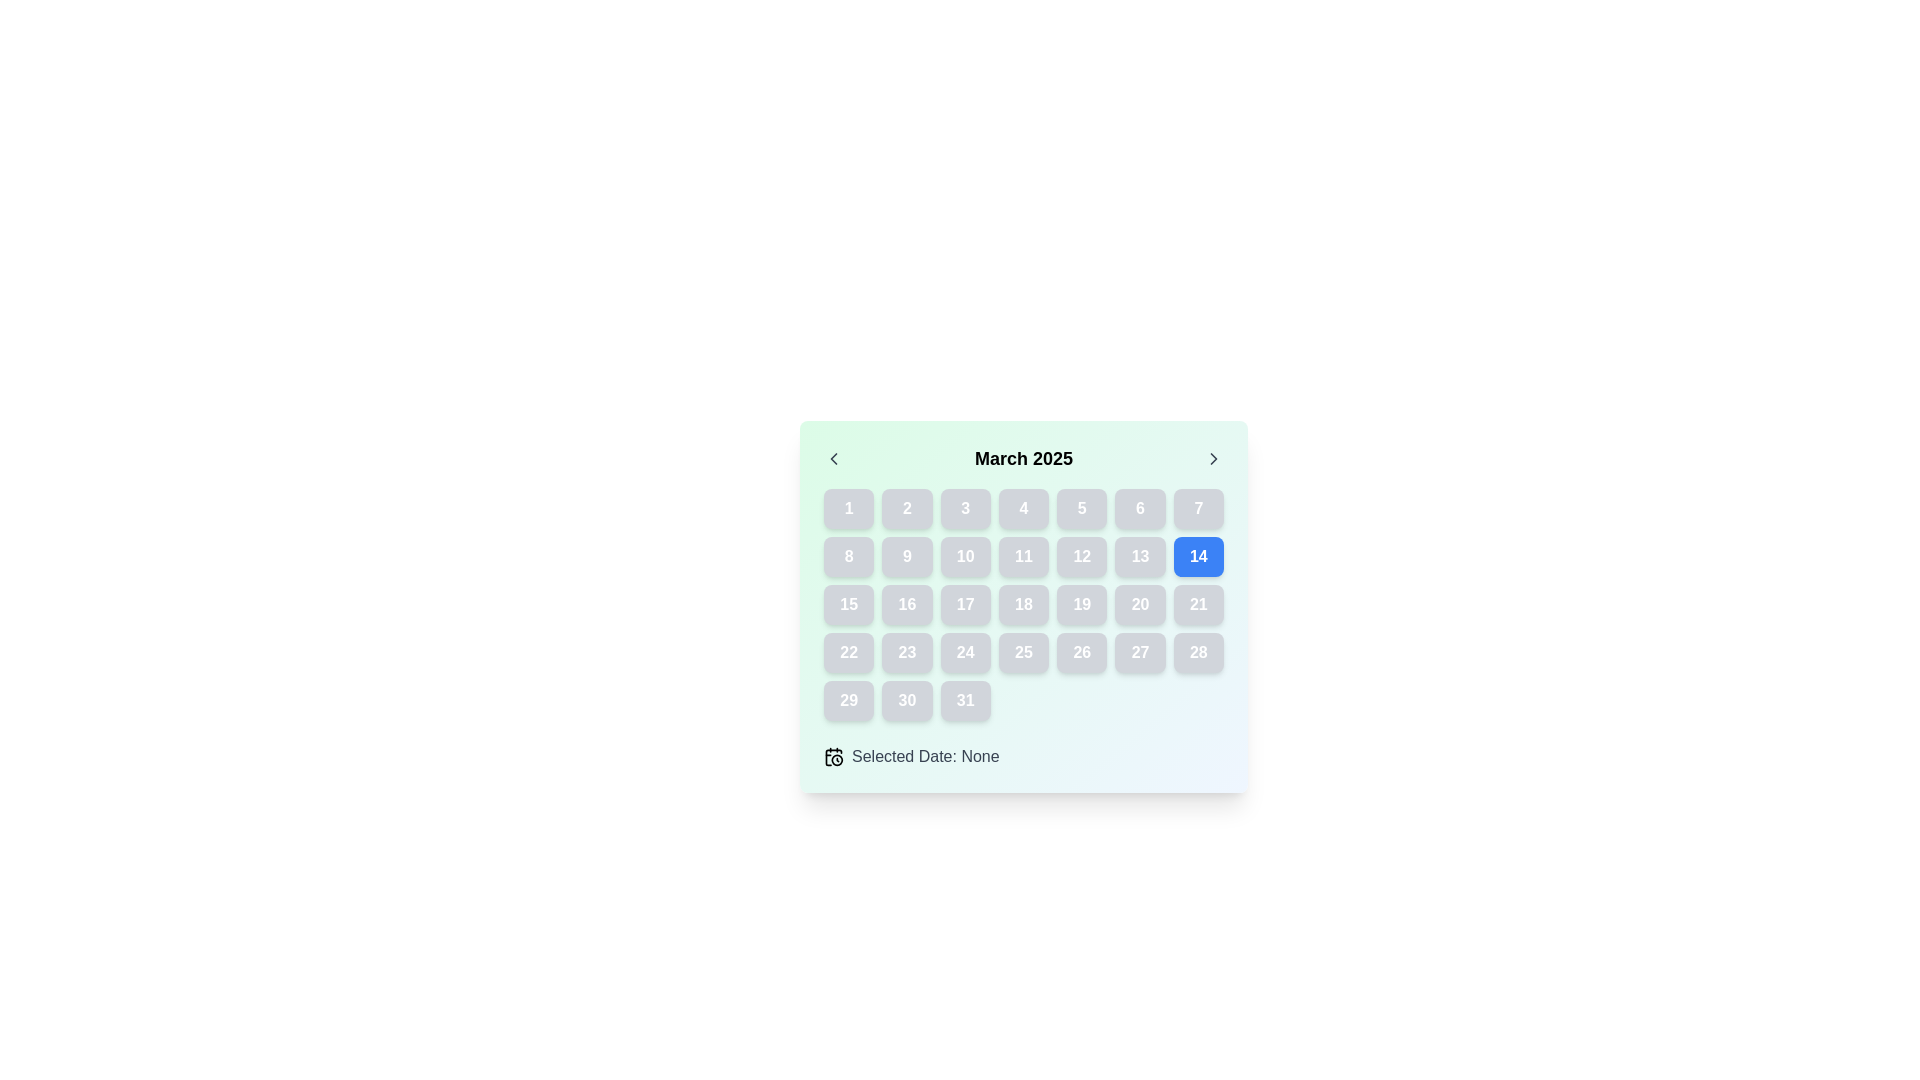 The image size is (1920, 1080). Describe the element at coordinates (1023, 604) in the screenshot. I see `the button labeled '18' in the calendar grid` at that location.